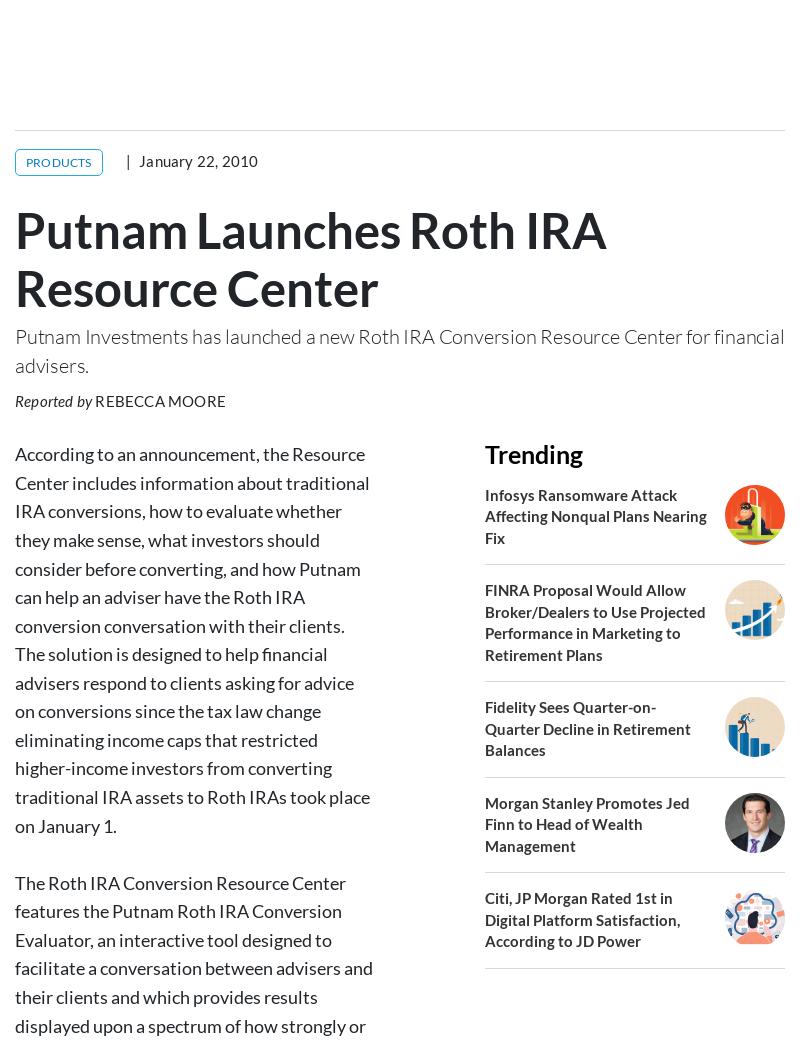  Describe the element at coordinates (294, 693) in the screenshot. I see `'Rollover'` at that location.